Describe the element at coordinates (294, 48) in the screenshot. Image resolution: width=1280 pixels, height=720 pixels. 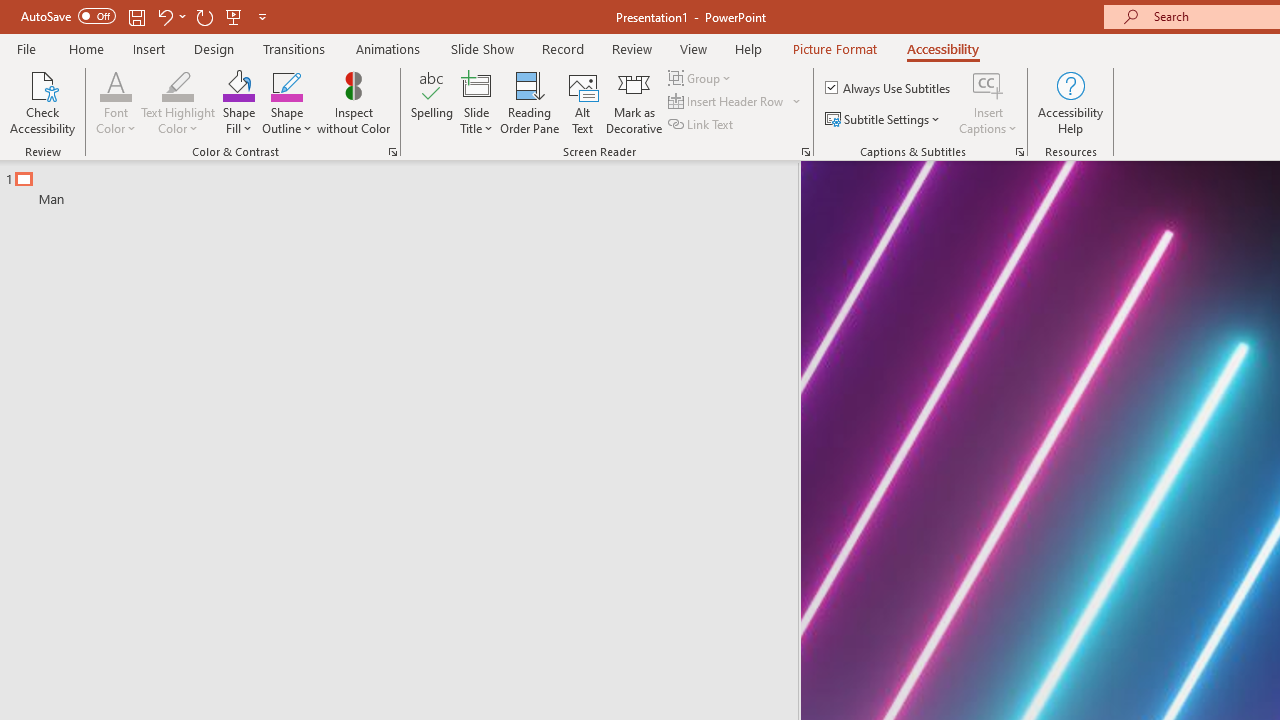
I see `'Transitions'` at that location.